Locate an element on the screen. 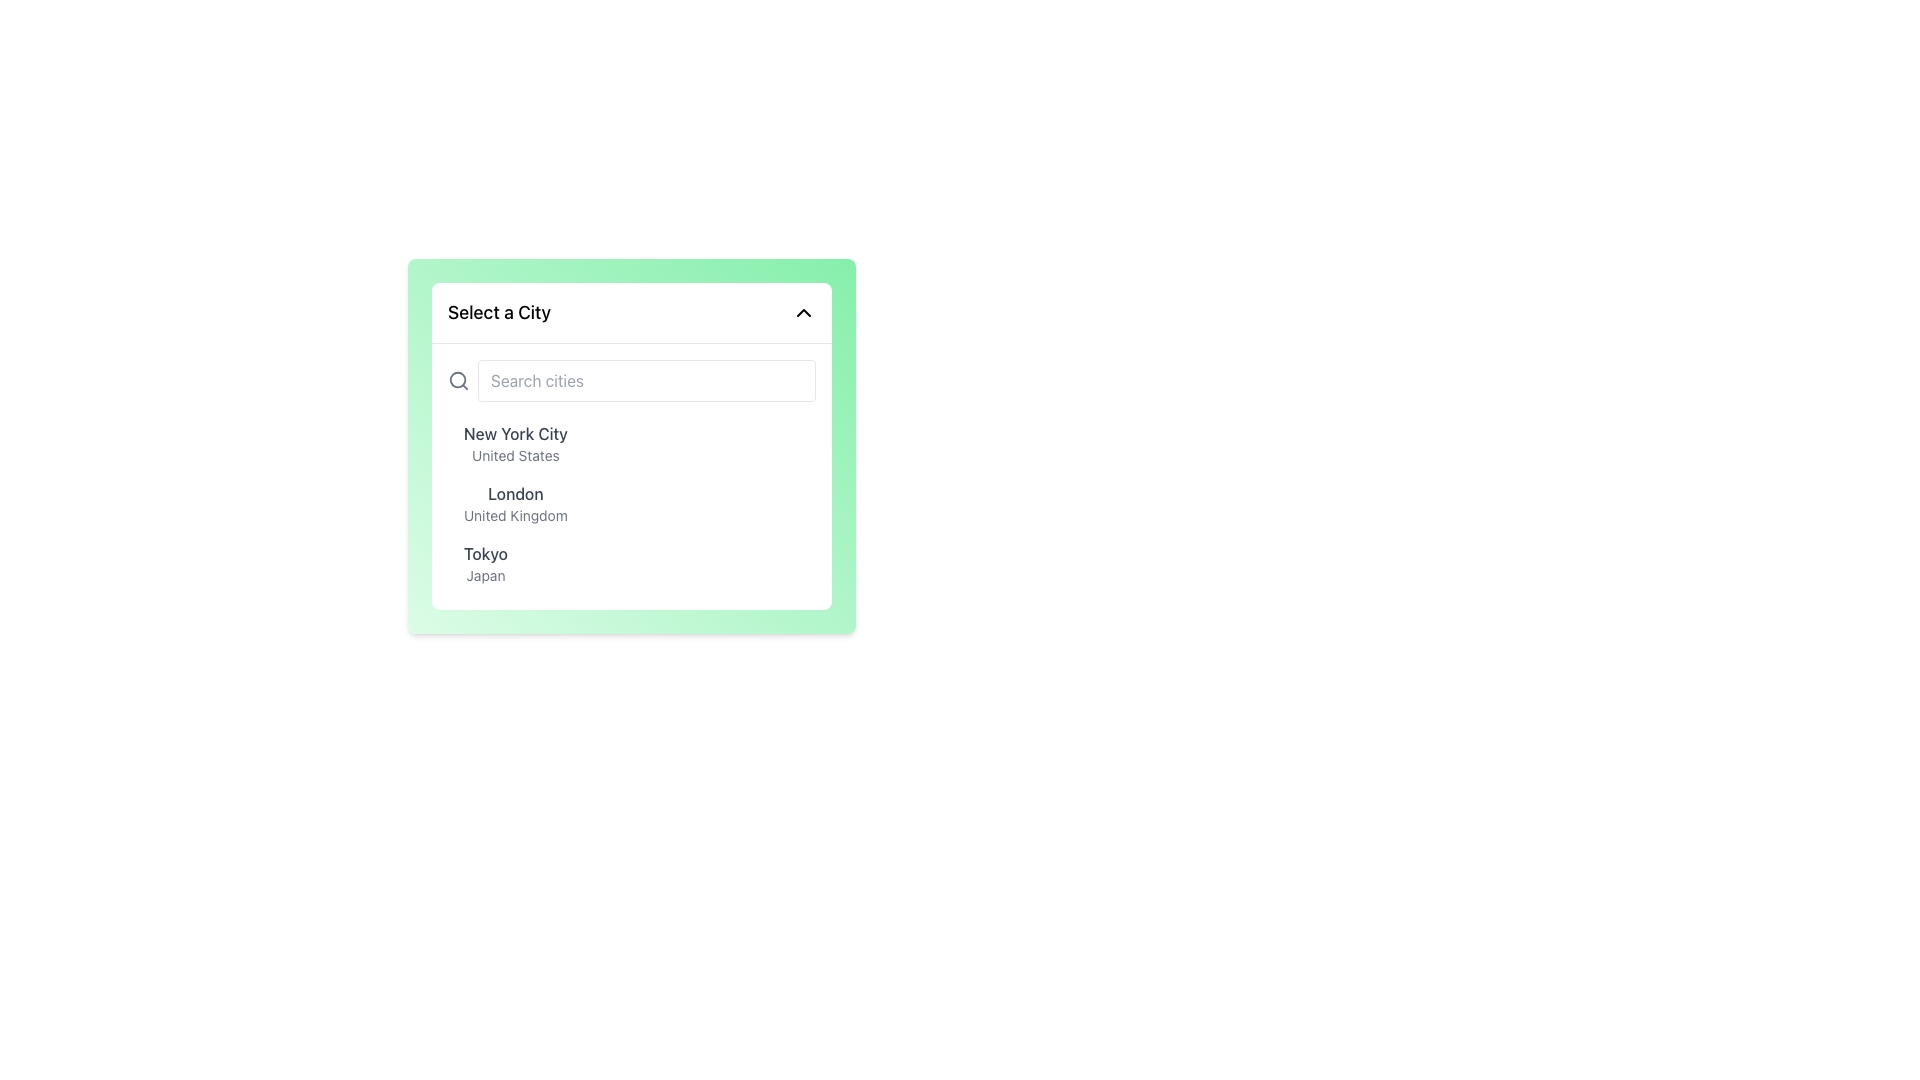 The height and width of the screenshot is (1080, 1920). the dropdown menu option labeled 'New York City' is located at coordinates (631, 442).